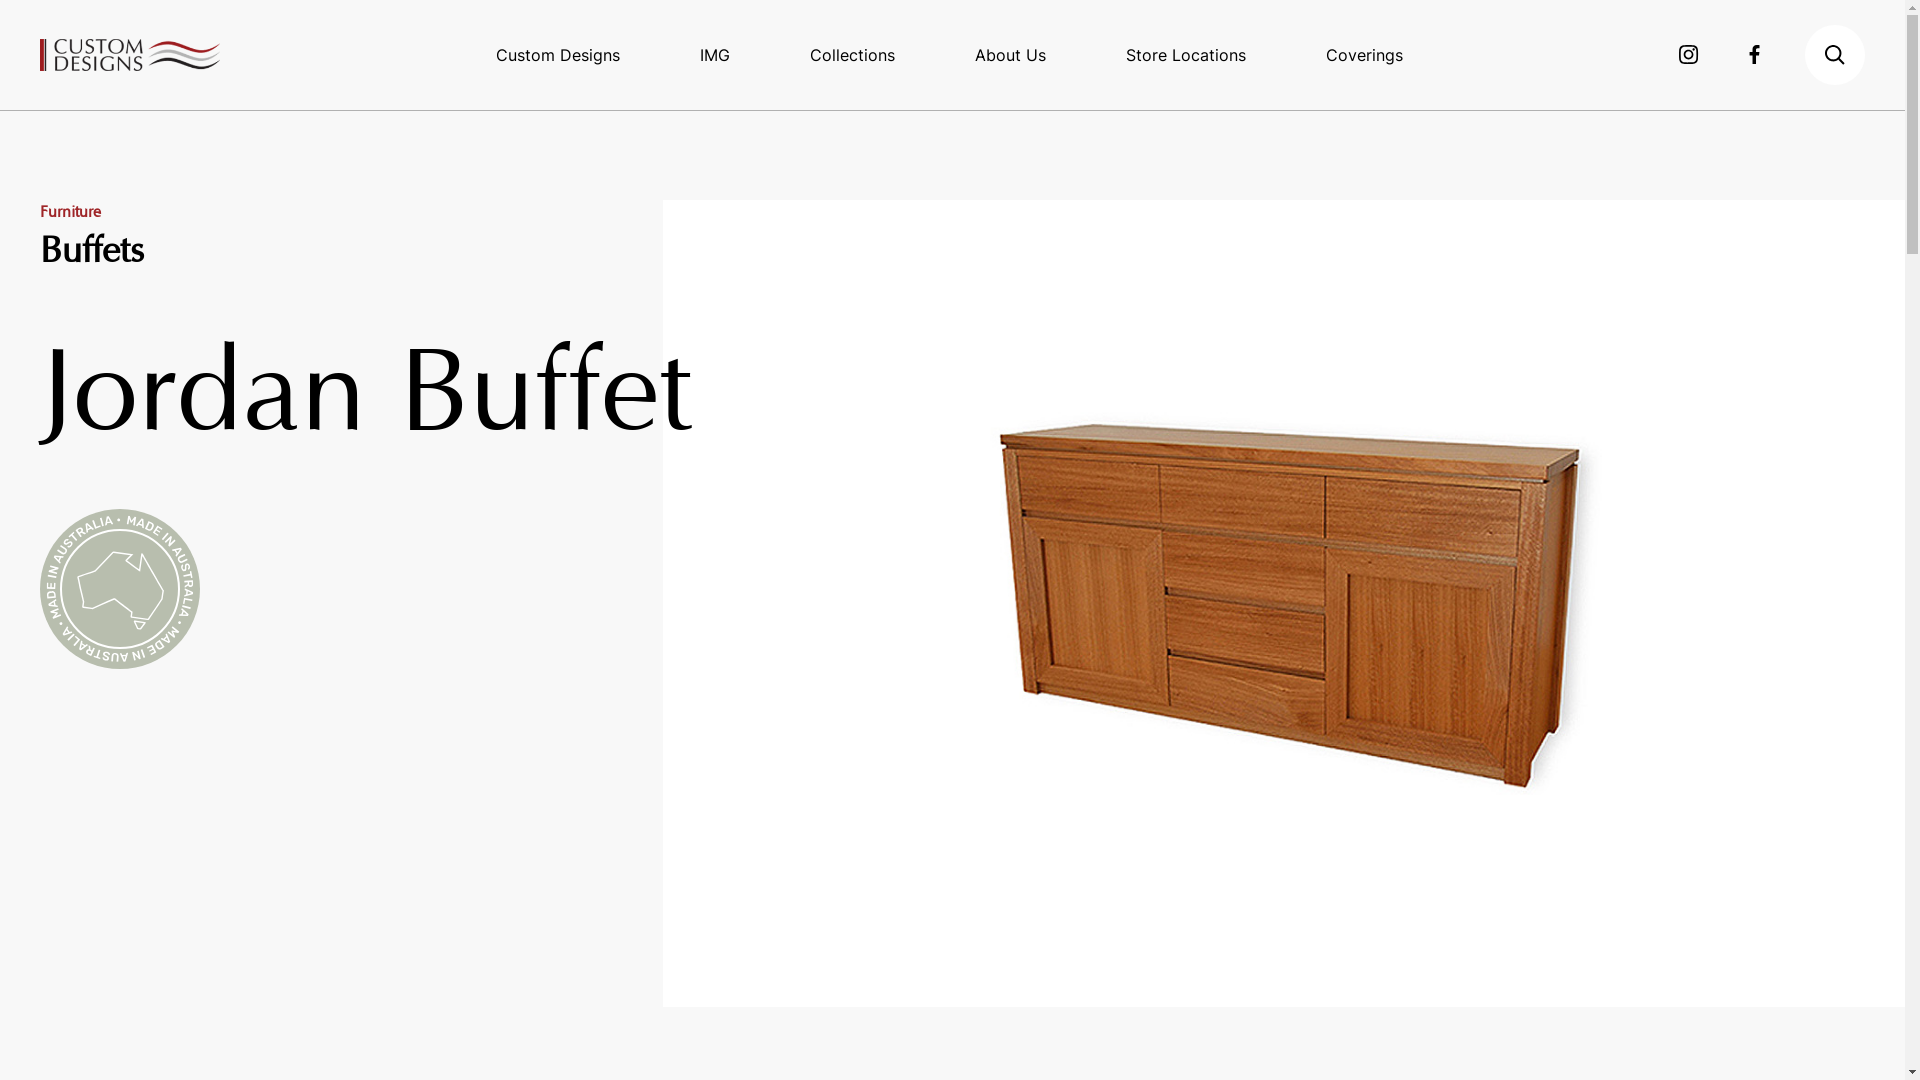 The image size is (1920, 1080). I want to click on 'Collections', so click(852, 53).